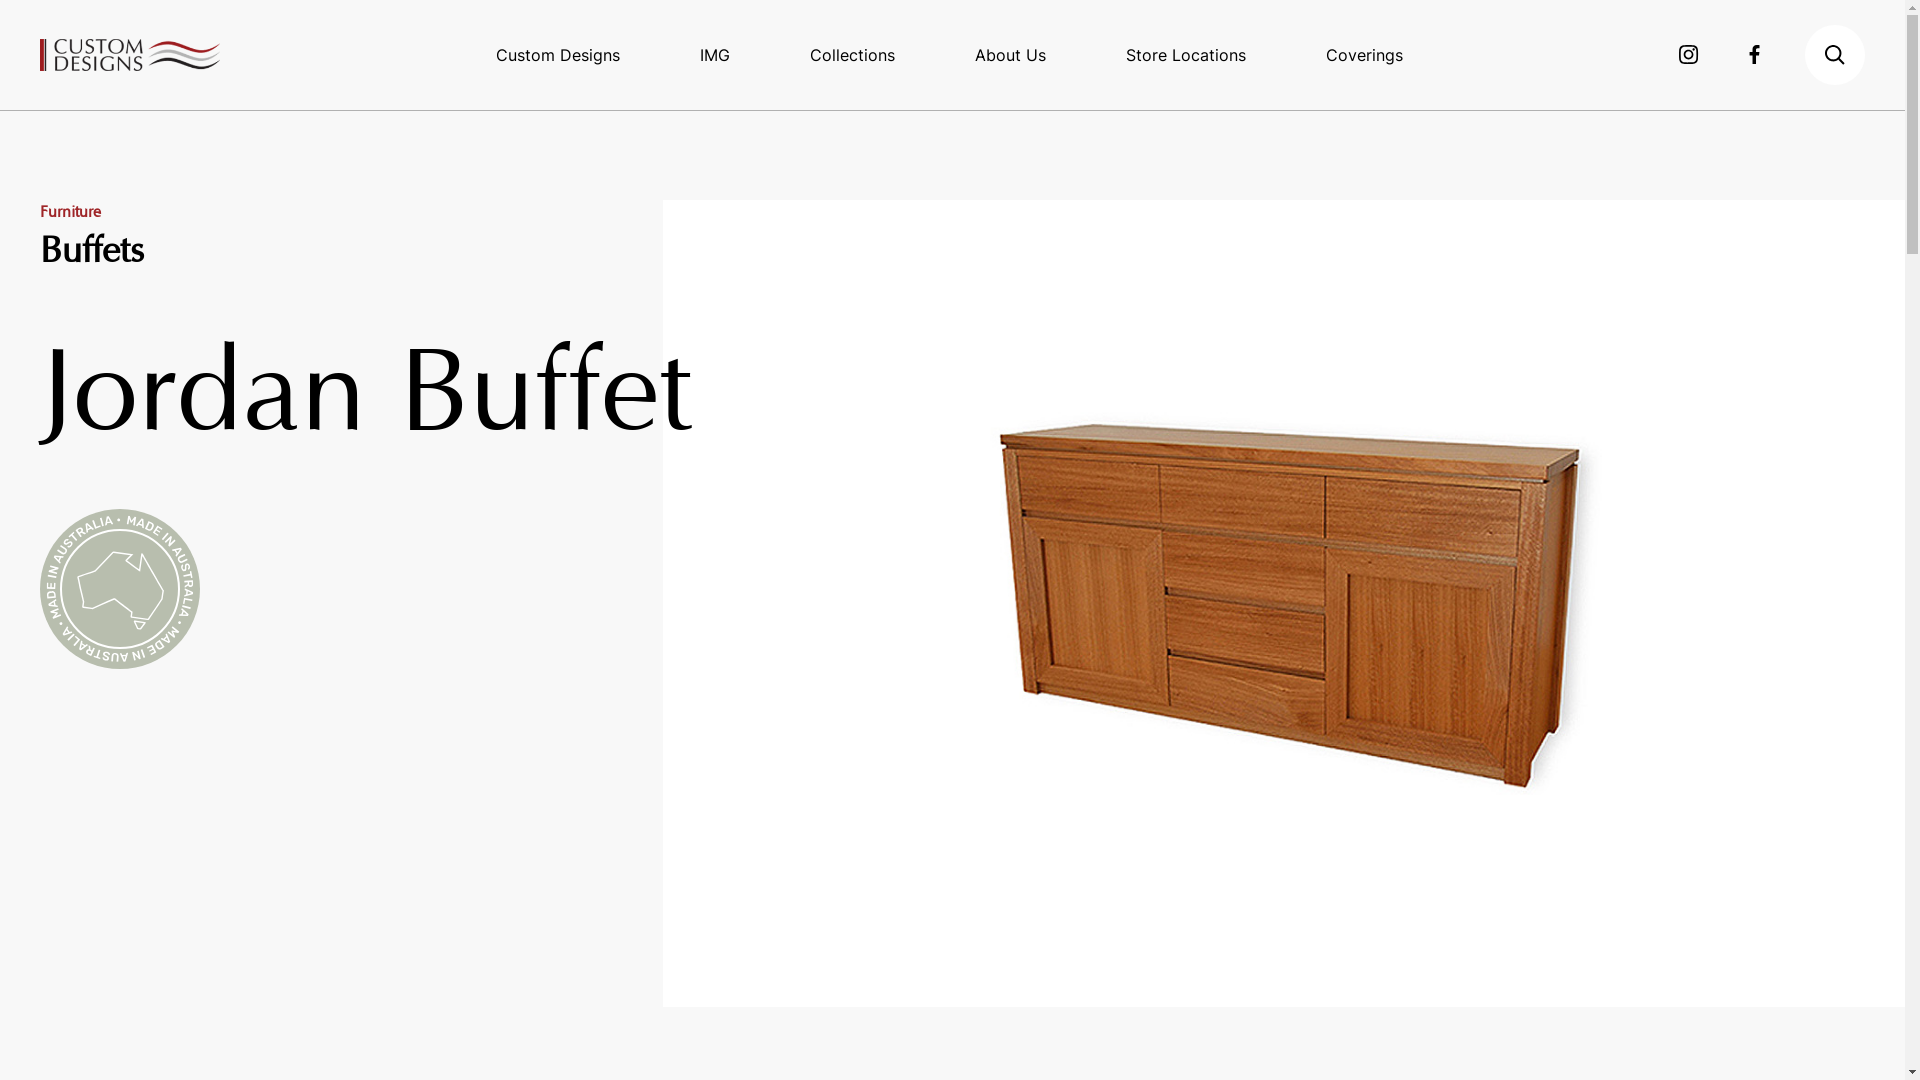 The image size is (1920, 1080). I want to click on 'Collections', so click(852, 53).